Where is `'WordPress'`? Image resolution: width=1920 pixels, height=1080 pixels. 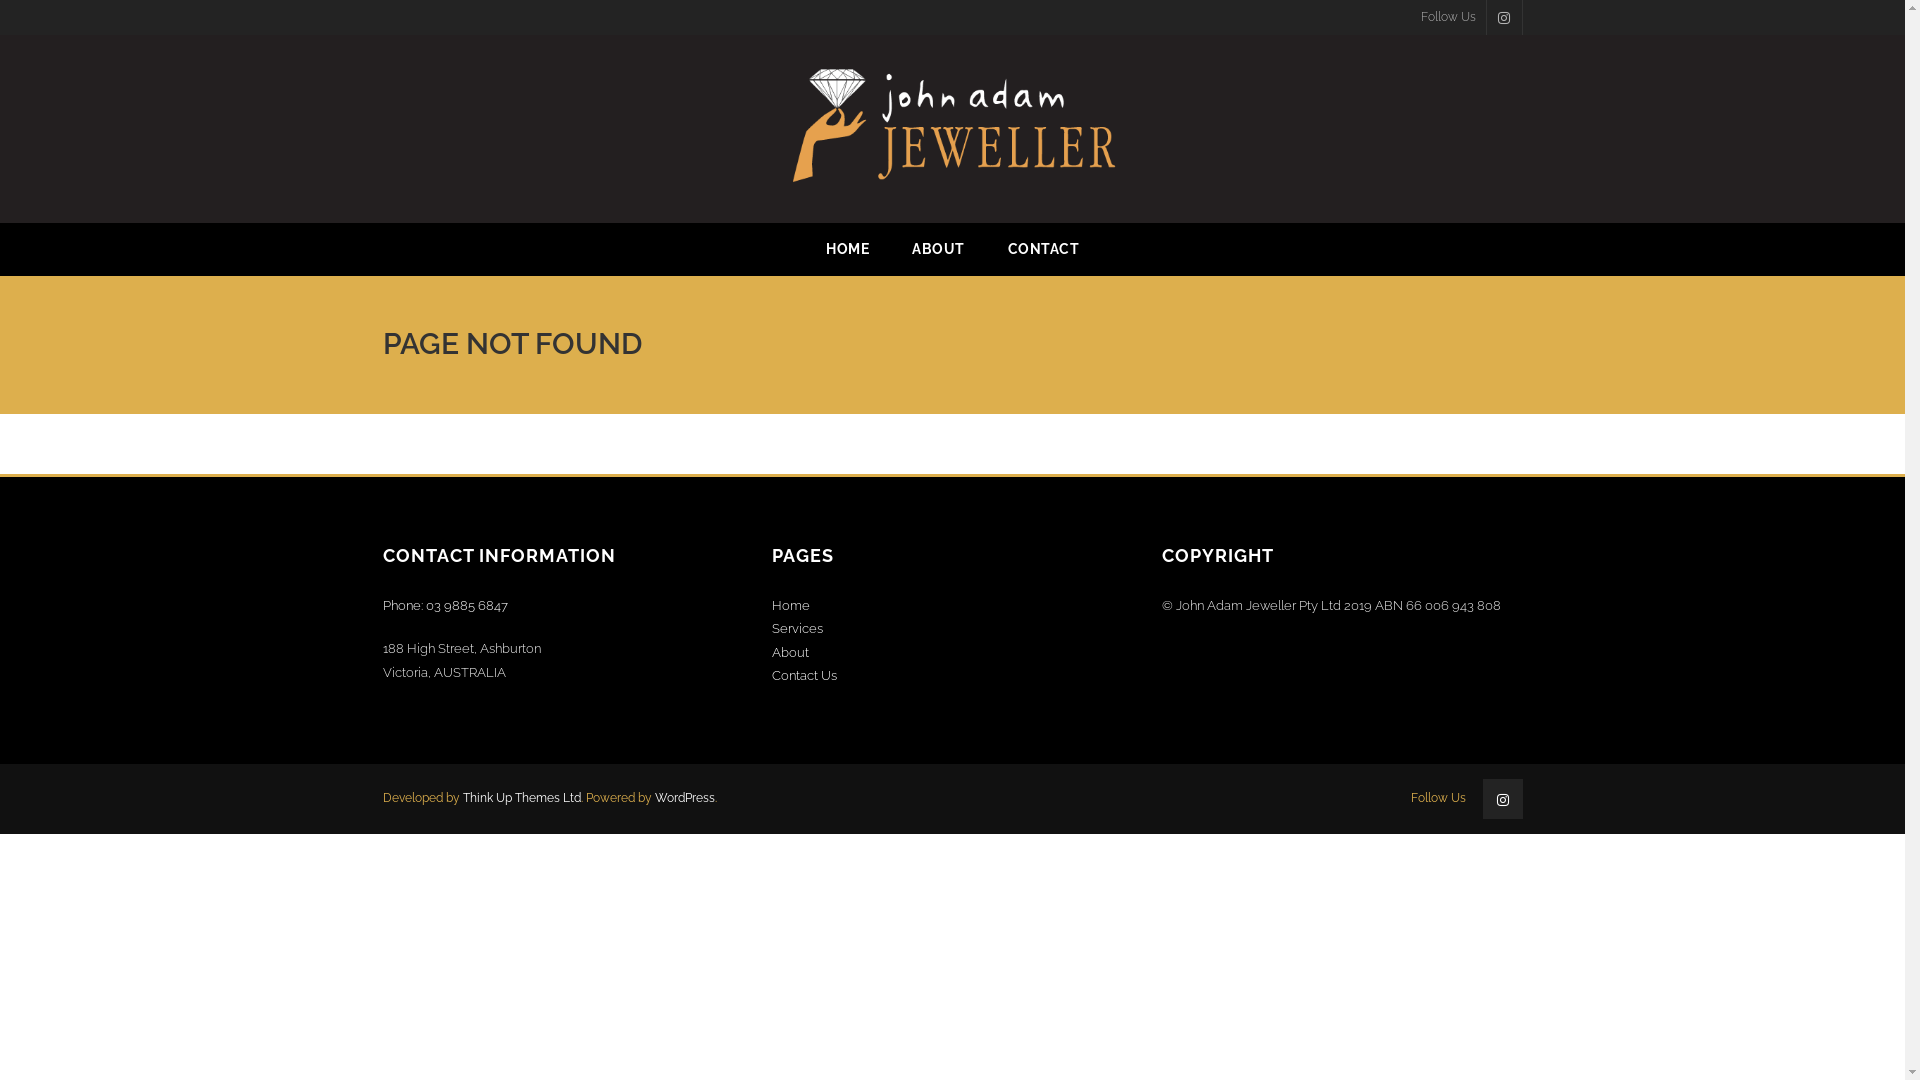
'WordPress' is located at coordinates (684, 797).